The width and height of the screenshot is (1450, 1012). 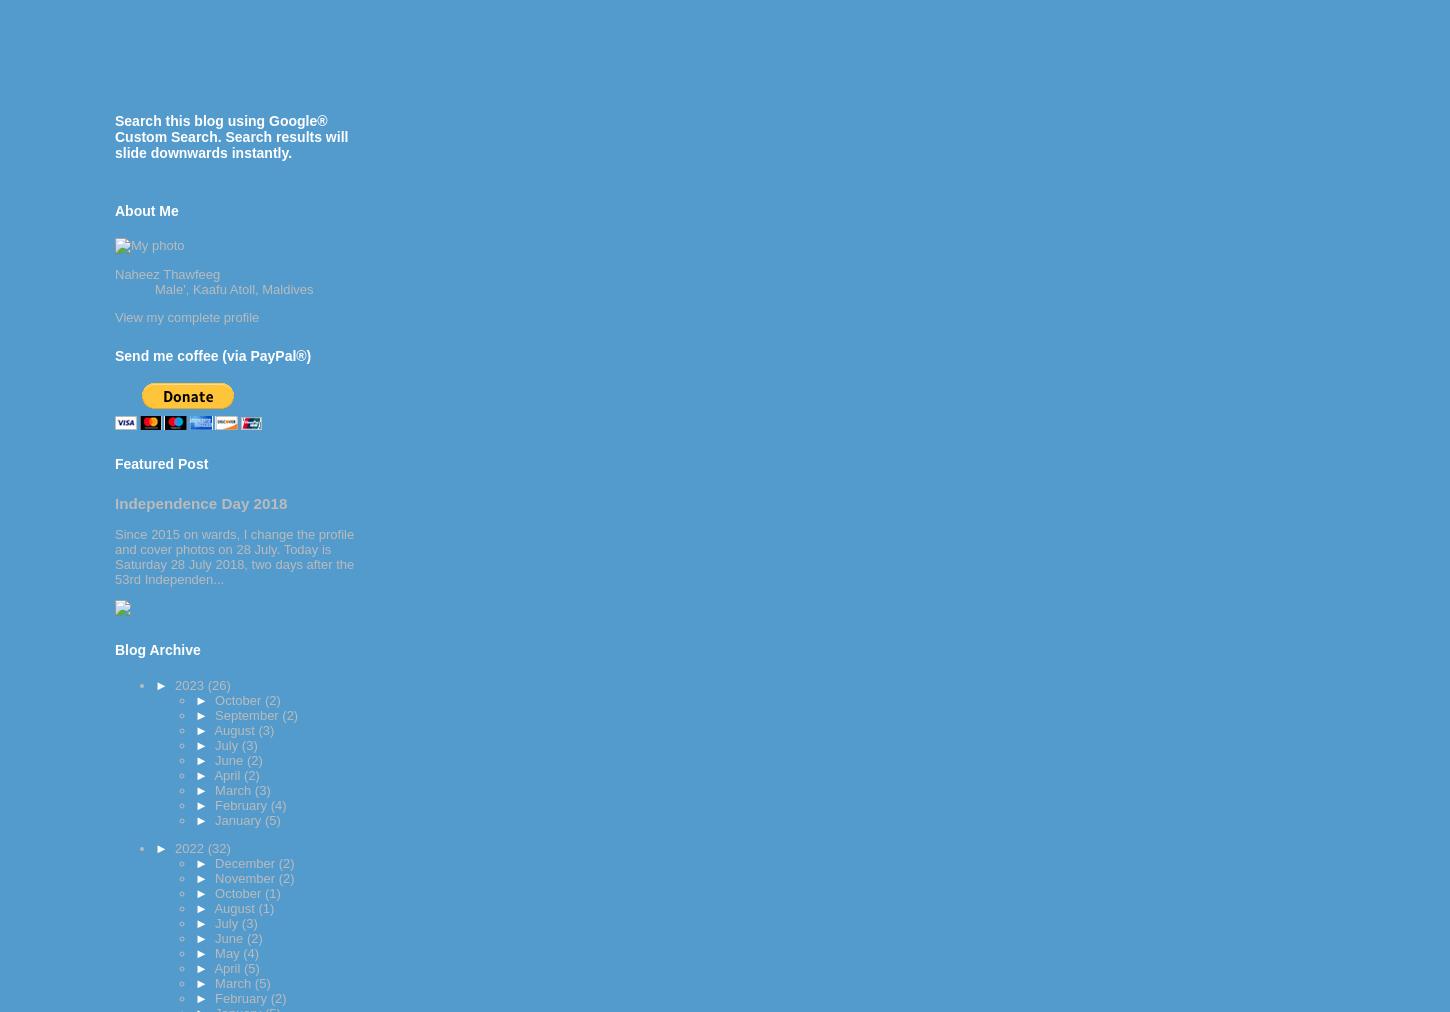 I want to click on 'Since 2015 on wards, I change the profile and cover photos on 28 July.   Today is Saturday 28 July 2018, two days after the 53rd Independen...', so click(x=233, y=554).